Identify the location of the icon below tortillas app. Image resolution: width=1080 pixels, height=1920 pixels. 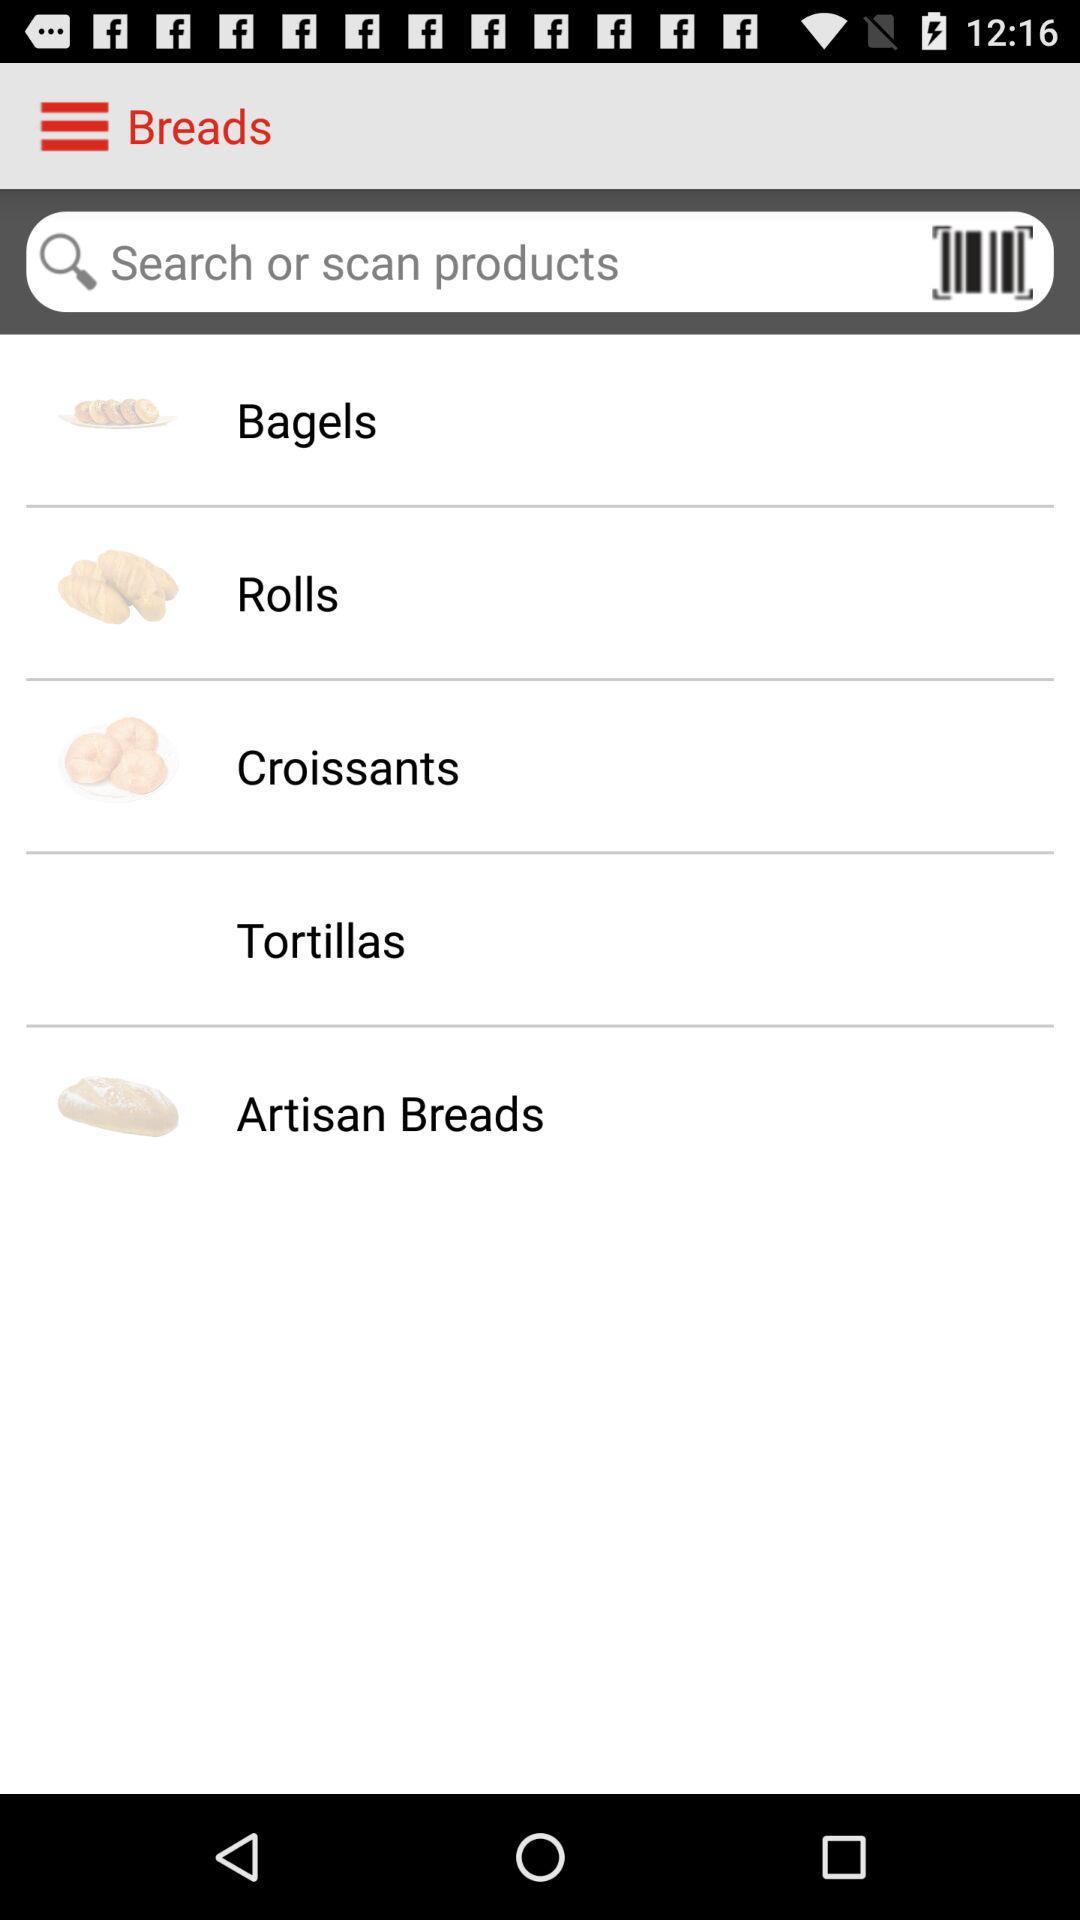
(390, 1111).